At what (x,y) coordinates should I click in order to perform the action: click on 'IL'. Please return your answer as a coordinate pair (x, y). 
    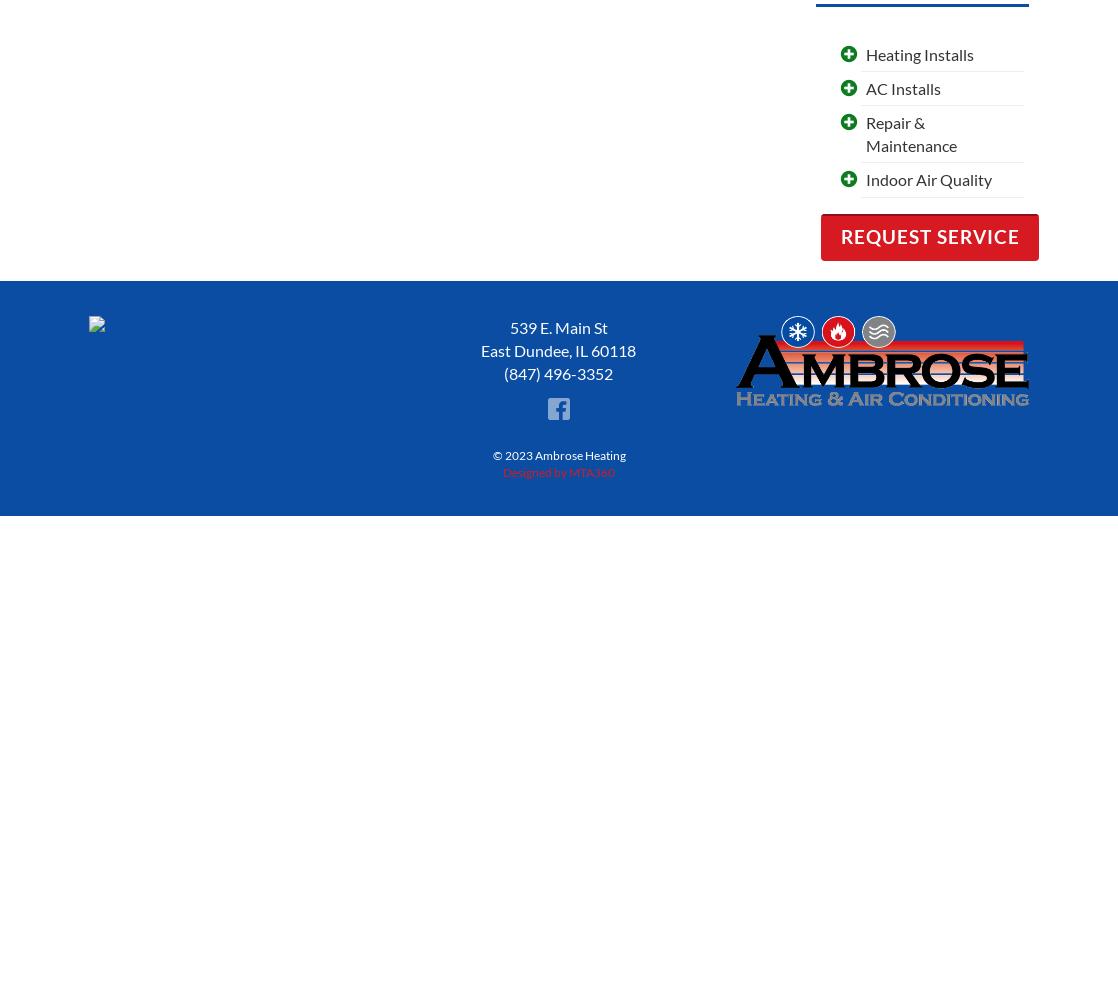
    Looking at the image, I should click on (574, 349).